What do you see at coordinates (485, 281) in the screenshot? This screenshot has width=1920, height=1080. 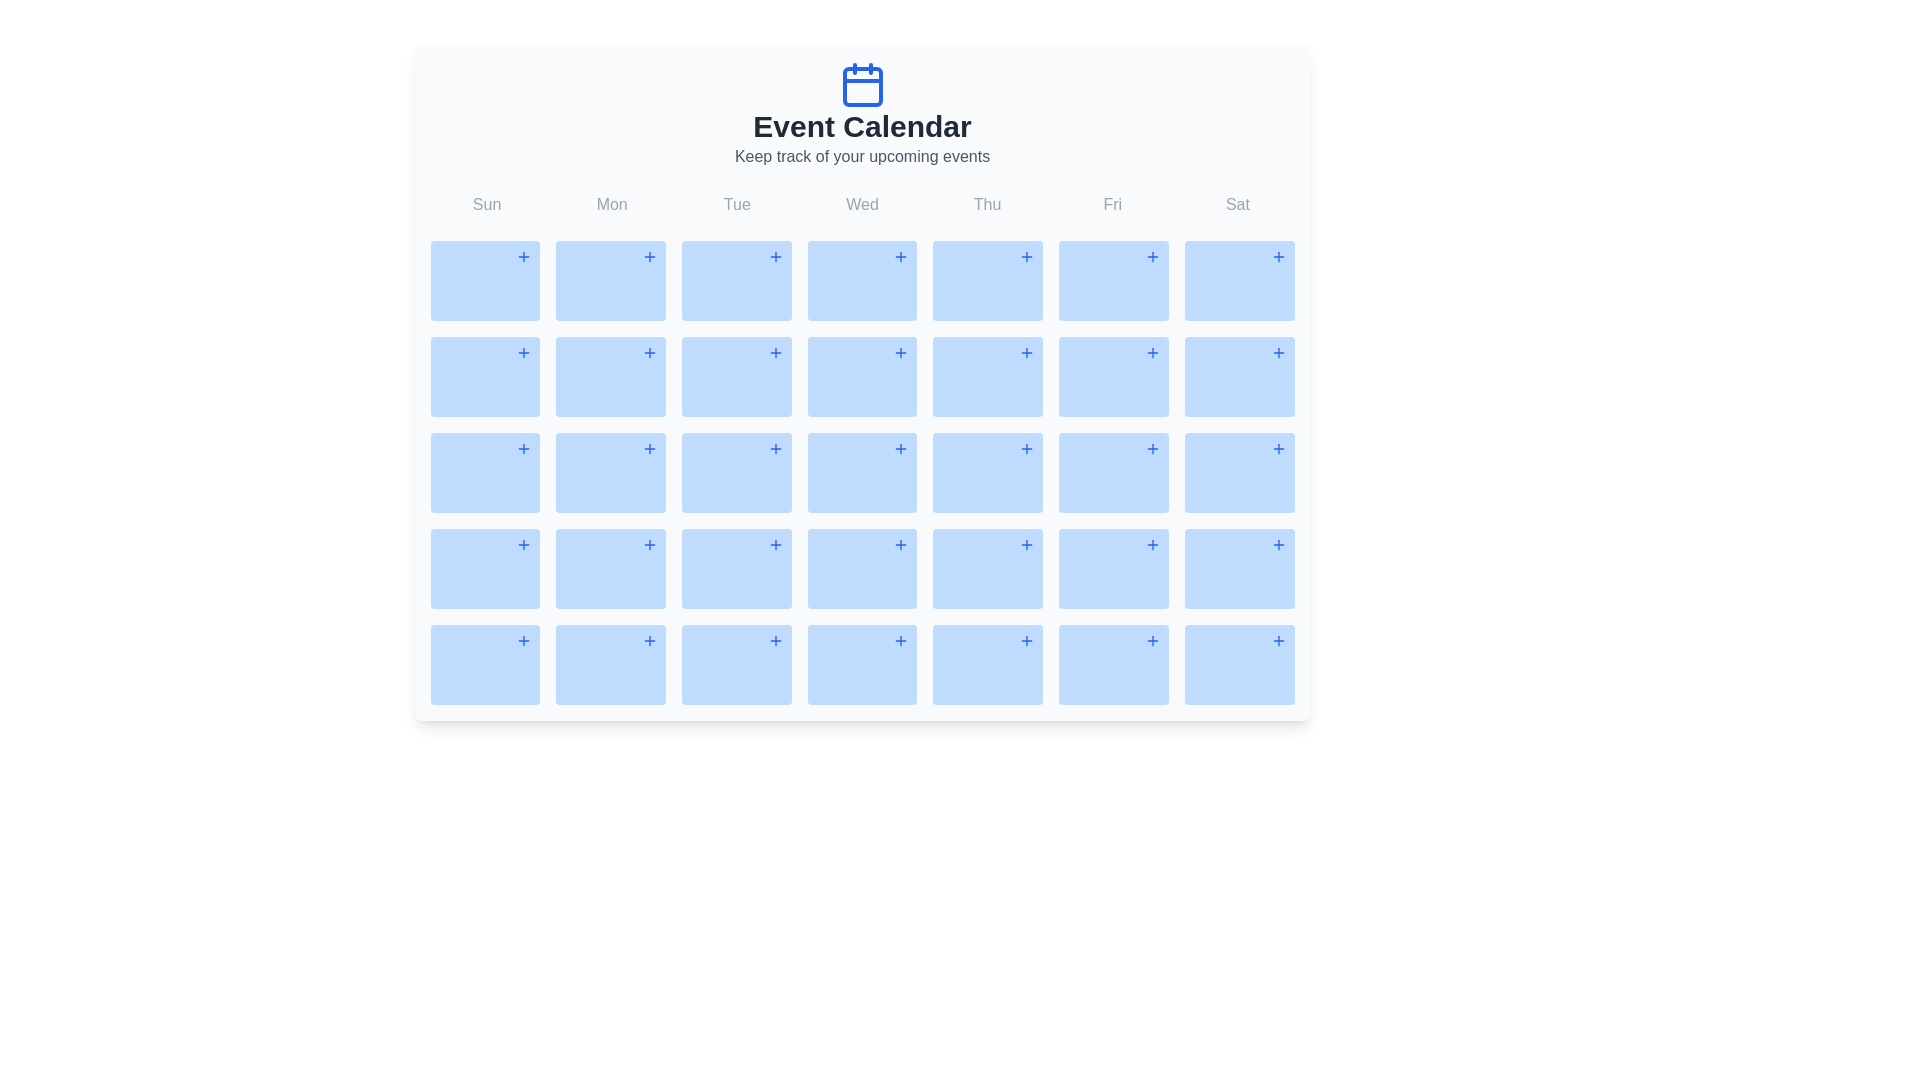 I see `the interactive calendar cell for 'Sun'` at bounding box center [485, 281].